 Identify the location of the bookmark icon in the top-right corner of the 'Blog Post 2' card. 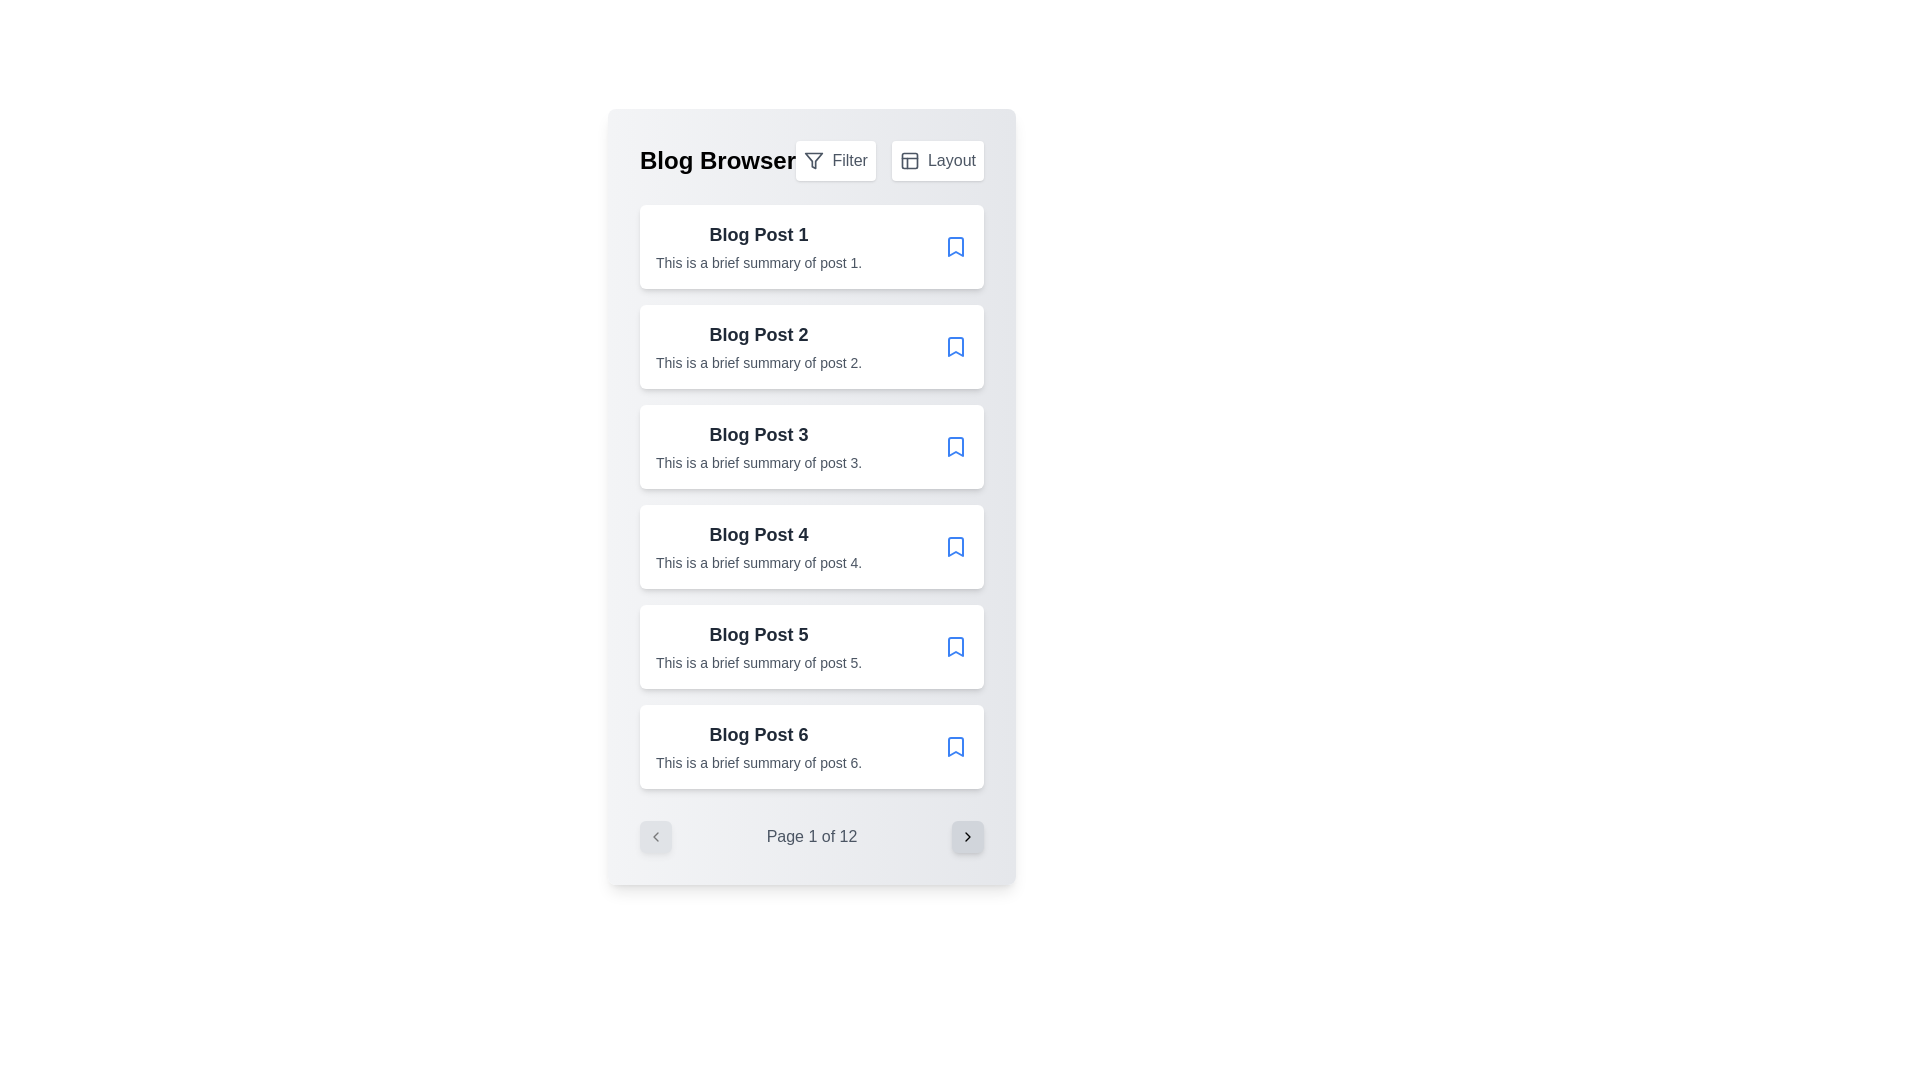
(954, 346).